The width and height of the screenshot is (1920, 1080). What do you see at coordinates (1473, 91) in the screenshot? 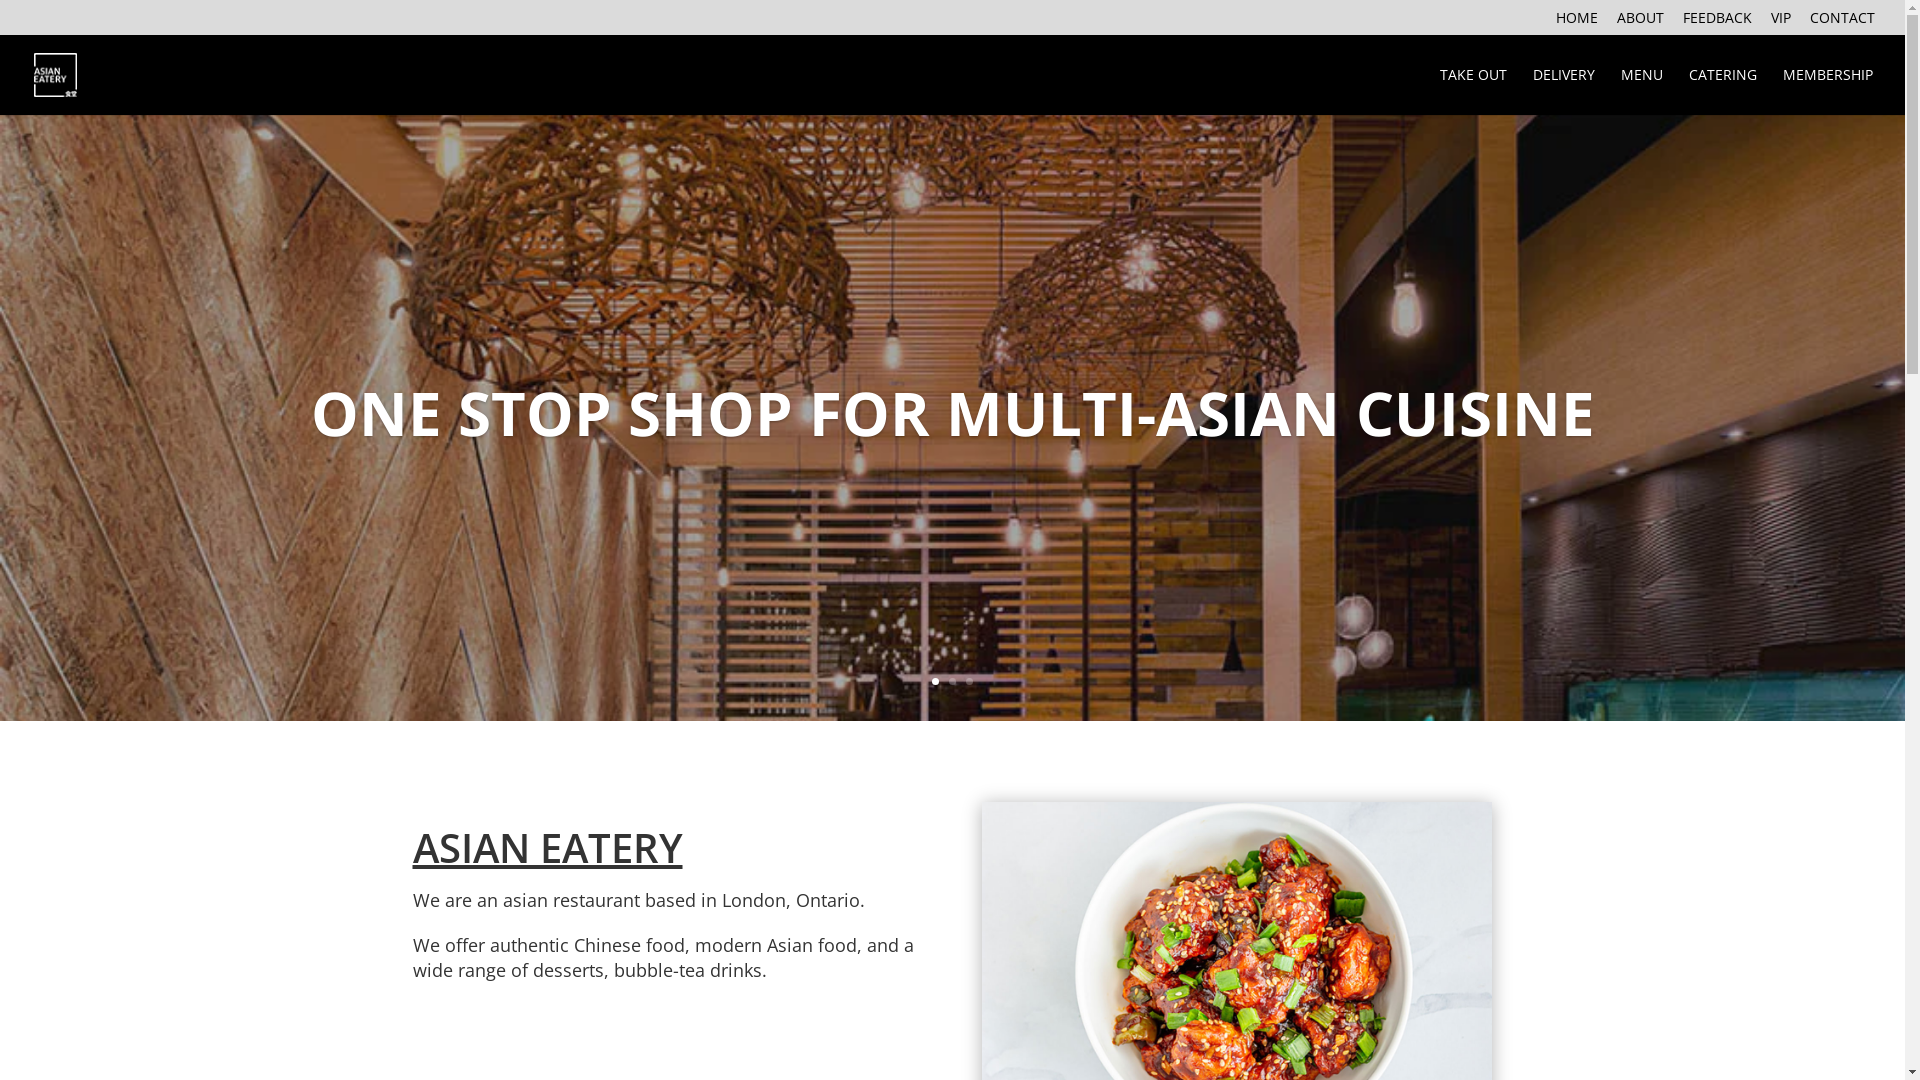
I see `'TAKE OUT'` at bounding box center [1473, 91].